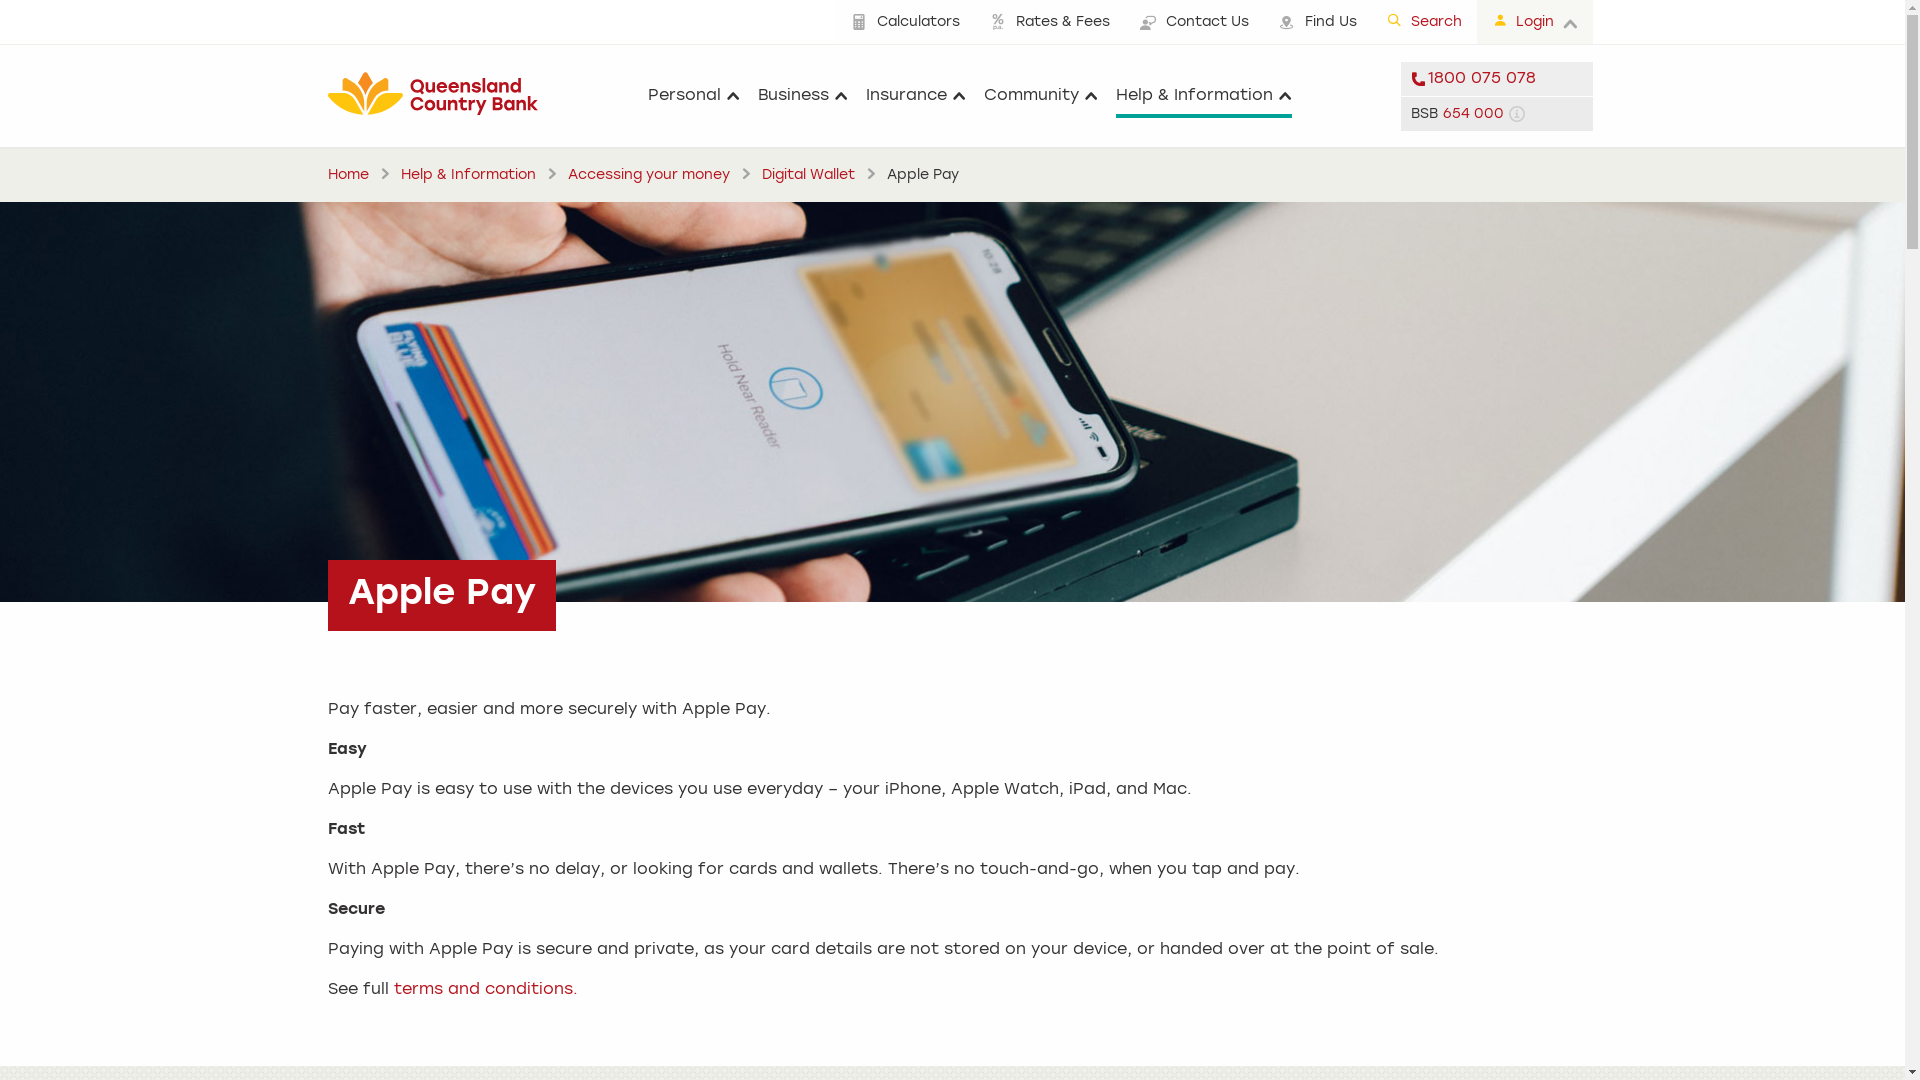 The width and height of the screenshot is (1920, 1080). I want to click on 'Find Us', so click(1318, 22).